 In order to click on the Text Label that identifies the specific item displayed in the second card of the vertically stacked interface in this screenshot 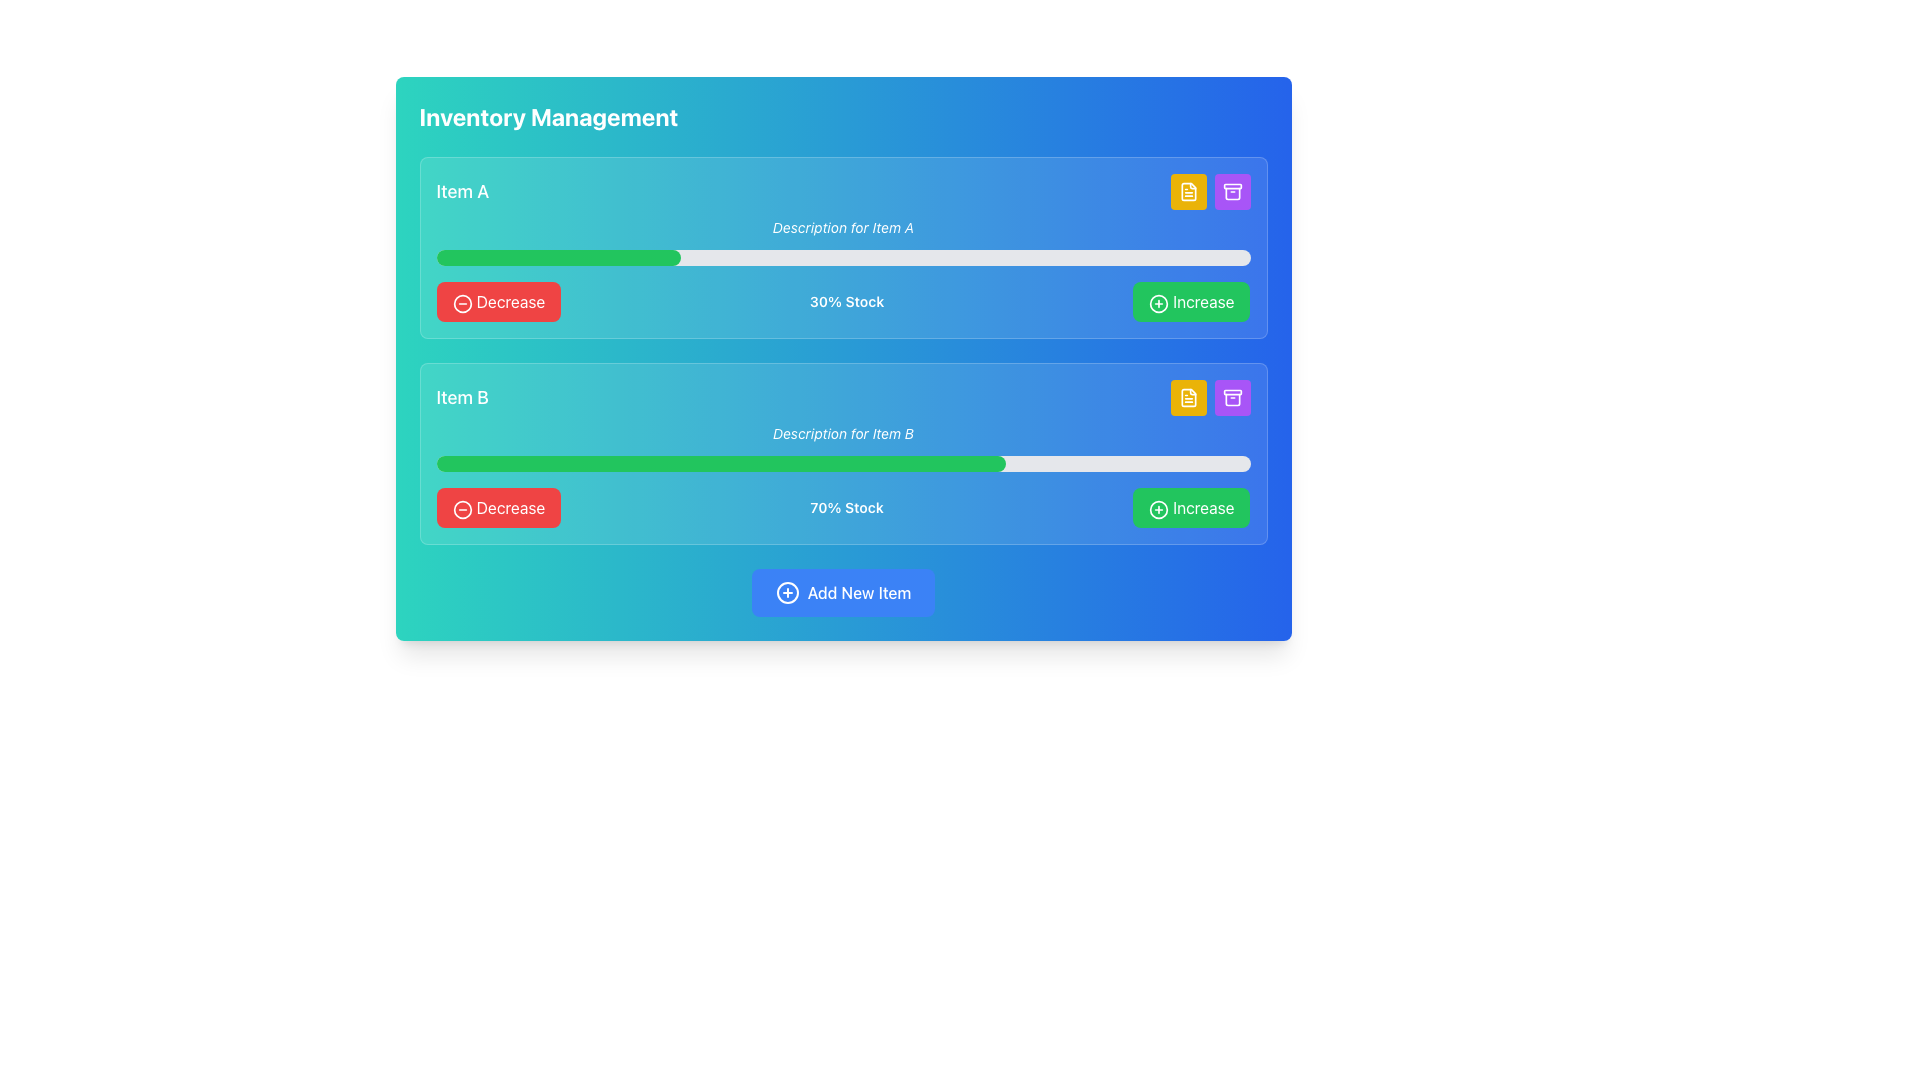, I will do `click(461, 397)`.